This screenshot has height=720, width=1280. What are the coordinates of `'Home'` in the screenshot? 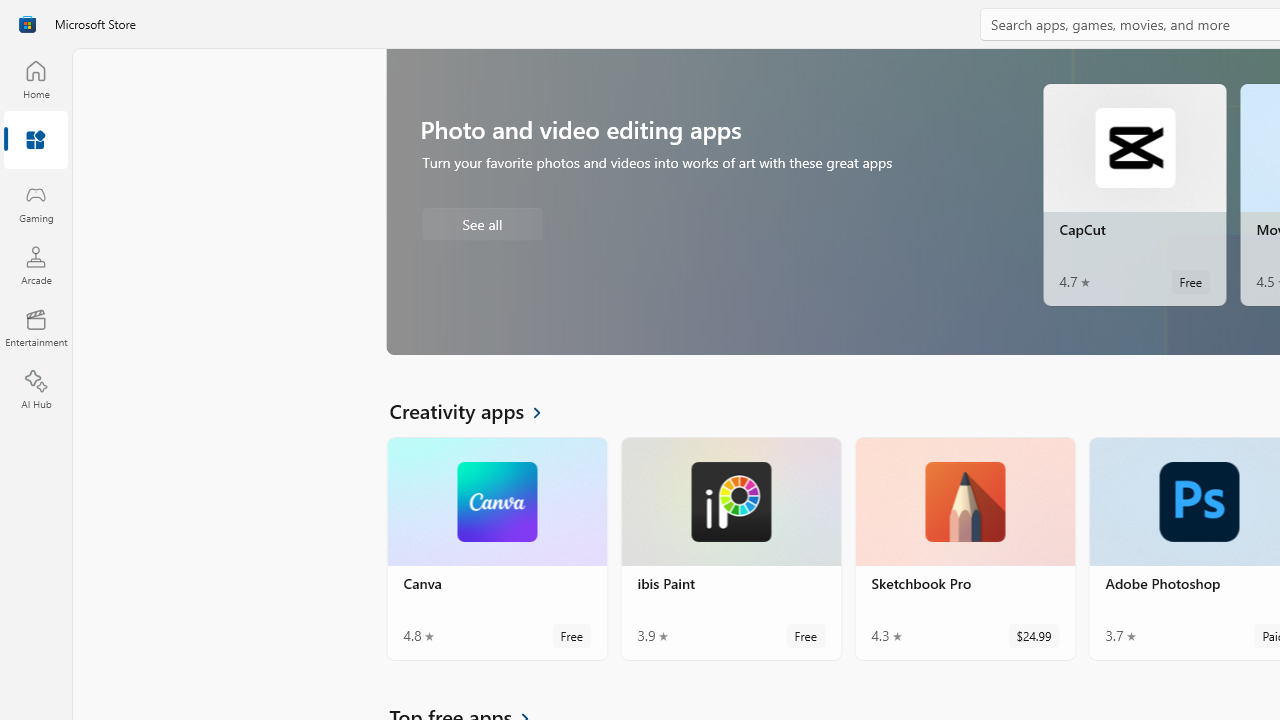 It's located at (35, 78).